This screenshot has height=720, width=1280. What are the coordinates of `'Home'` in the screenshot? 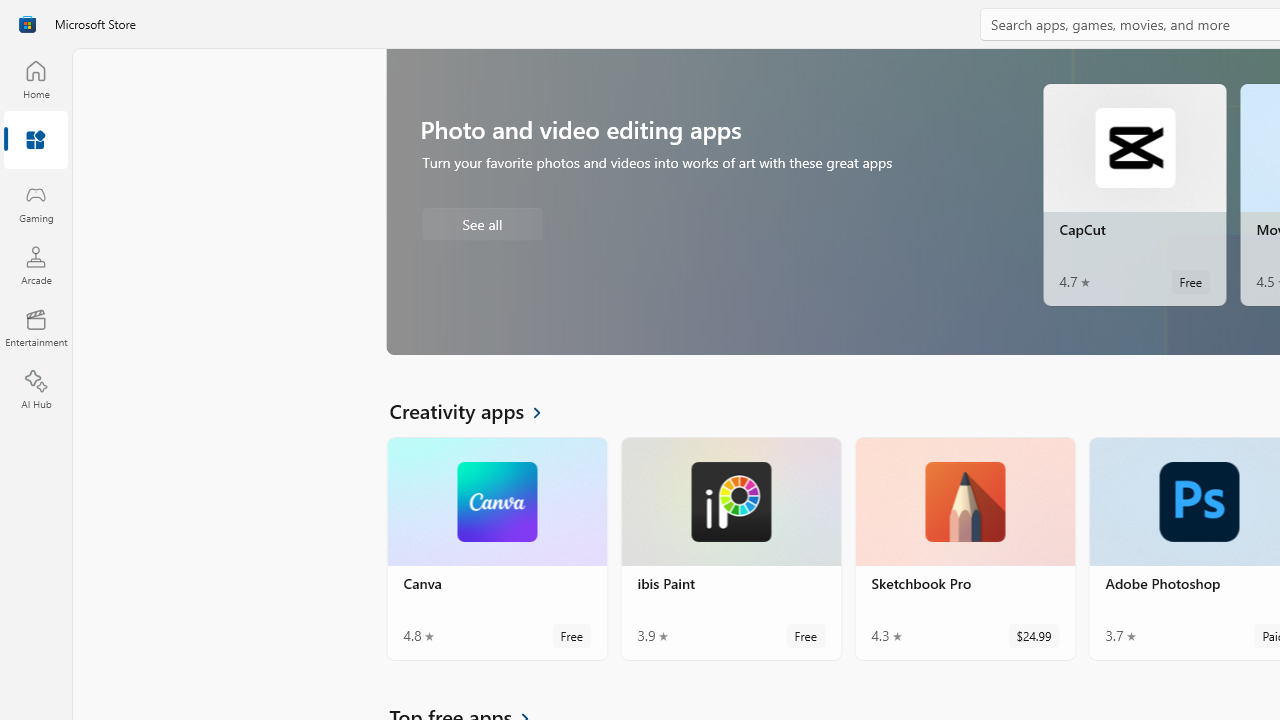 It's located at (35, 78).